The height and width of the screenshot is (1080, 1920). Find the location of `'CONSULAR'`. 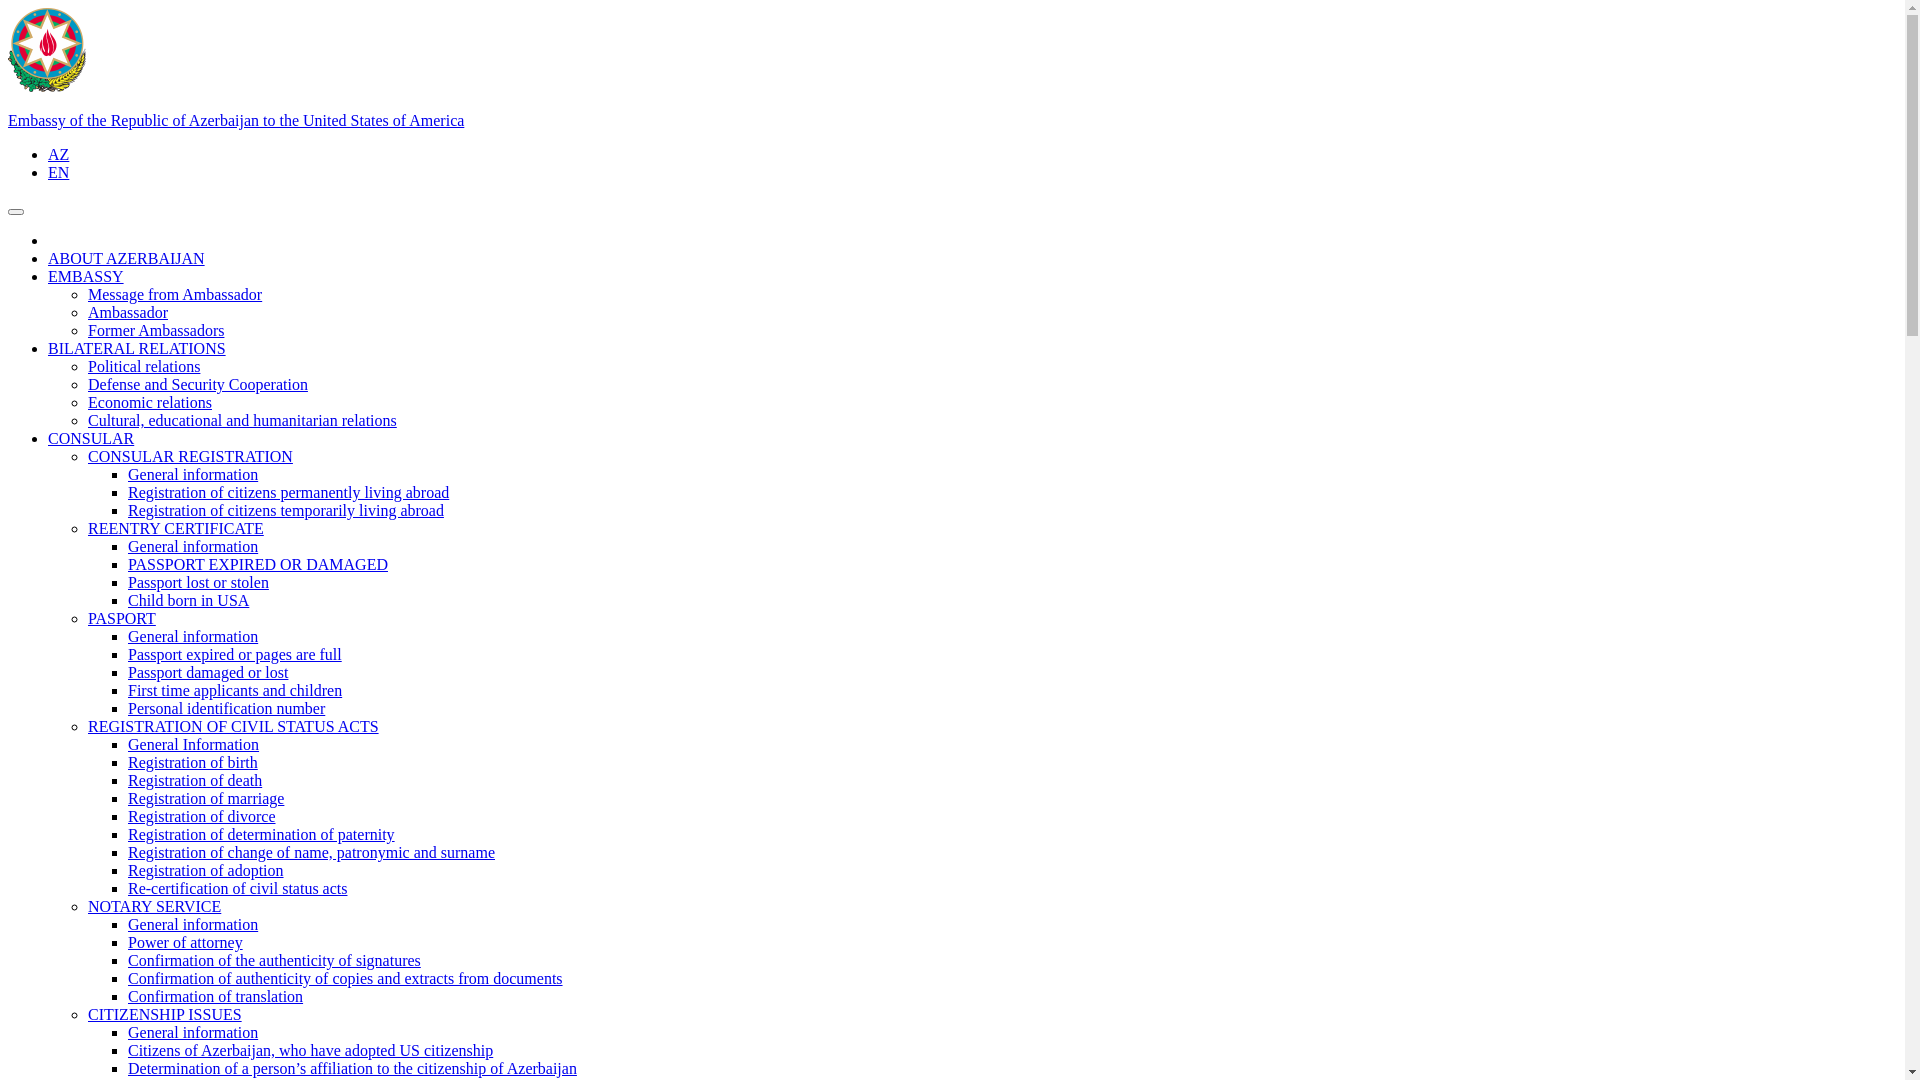

'CONSULAR' is located at coordinates (90, 437).